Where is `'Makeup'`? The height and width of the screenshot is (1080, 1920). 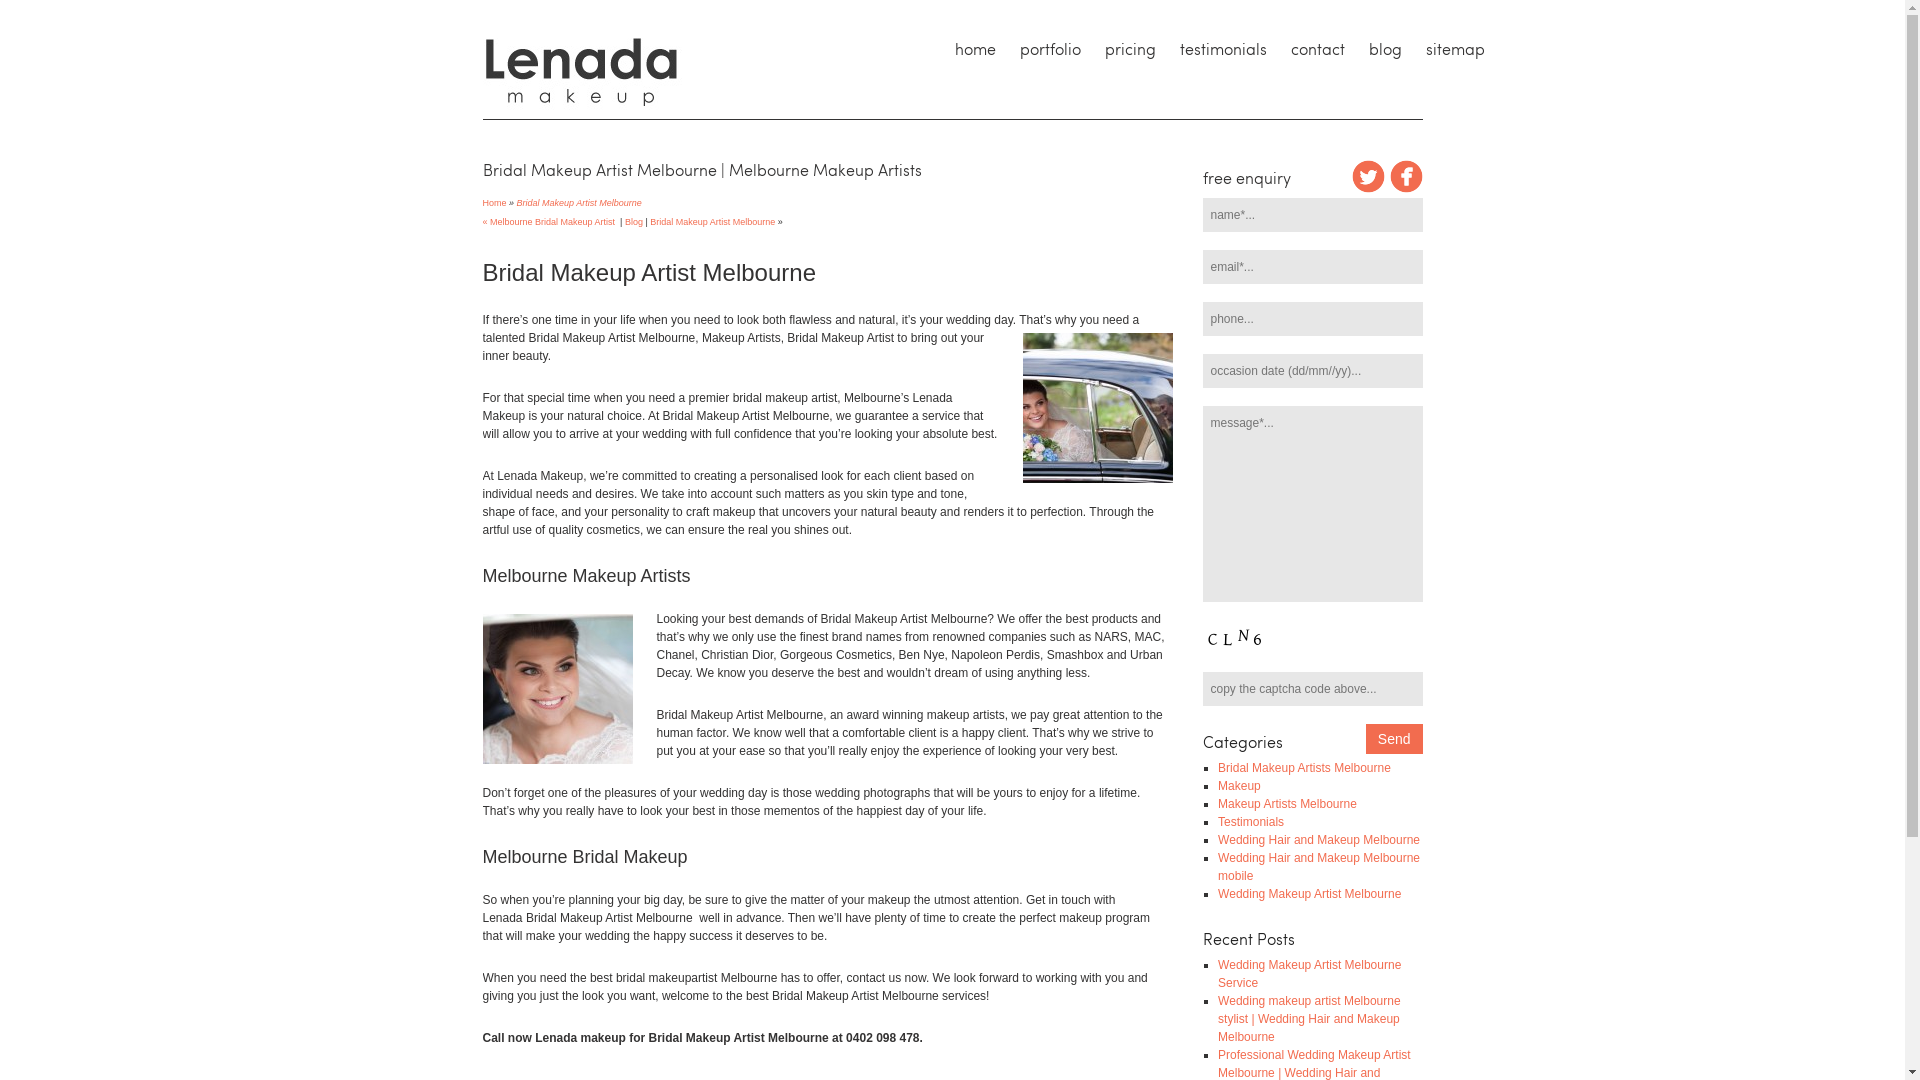 'Makeup' is located at coordinates (1238, 785).